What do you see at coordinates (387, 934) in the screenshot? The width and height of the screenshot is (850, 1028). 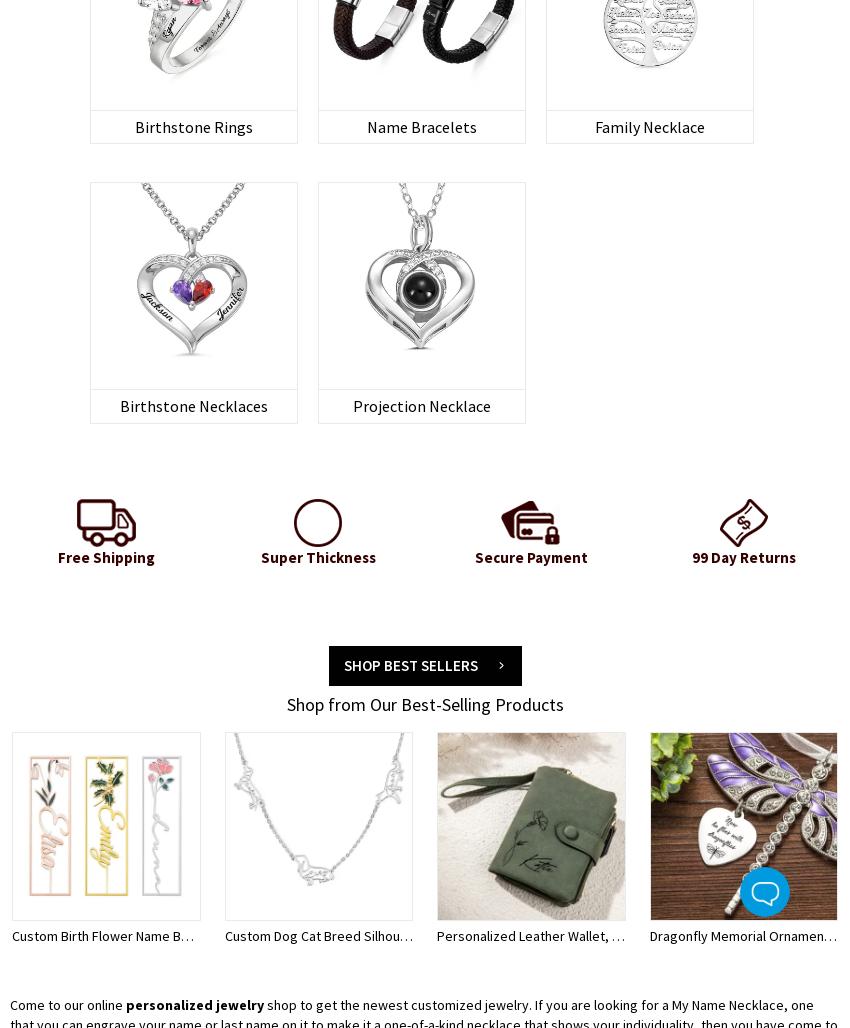 I see `'Custom Birth Flower Name Bookmark, Colorful Birthday Flower Stainless Steel Bookmarks, Gifts for Kids/Book Lovers/Reader'` at bounding box center [387, 934].